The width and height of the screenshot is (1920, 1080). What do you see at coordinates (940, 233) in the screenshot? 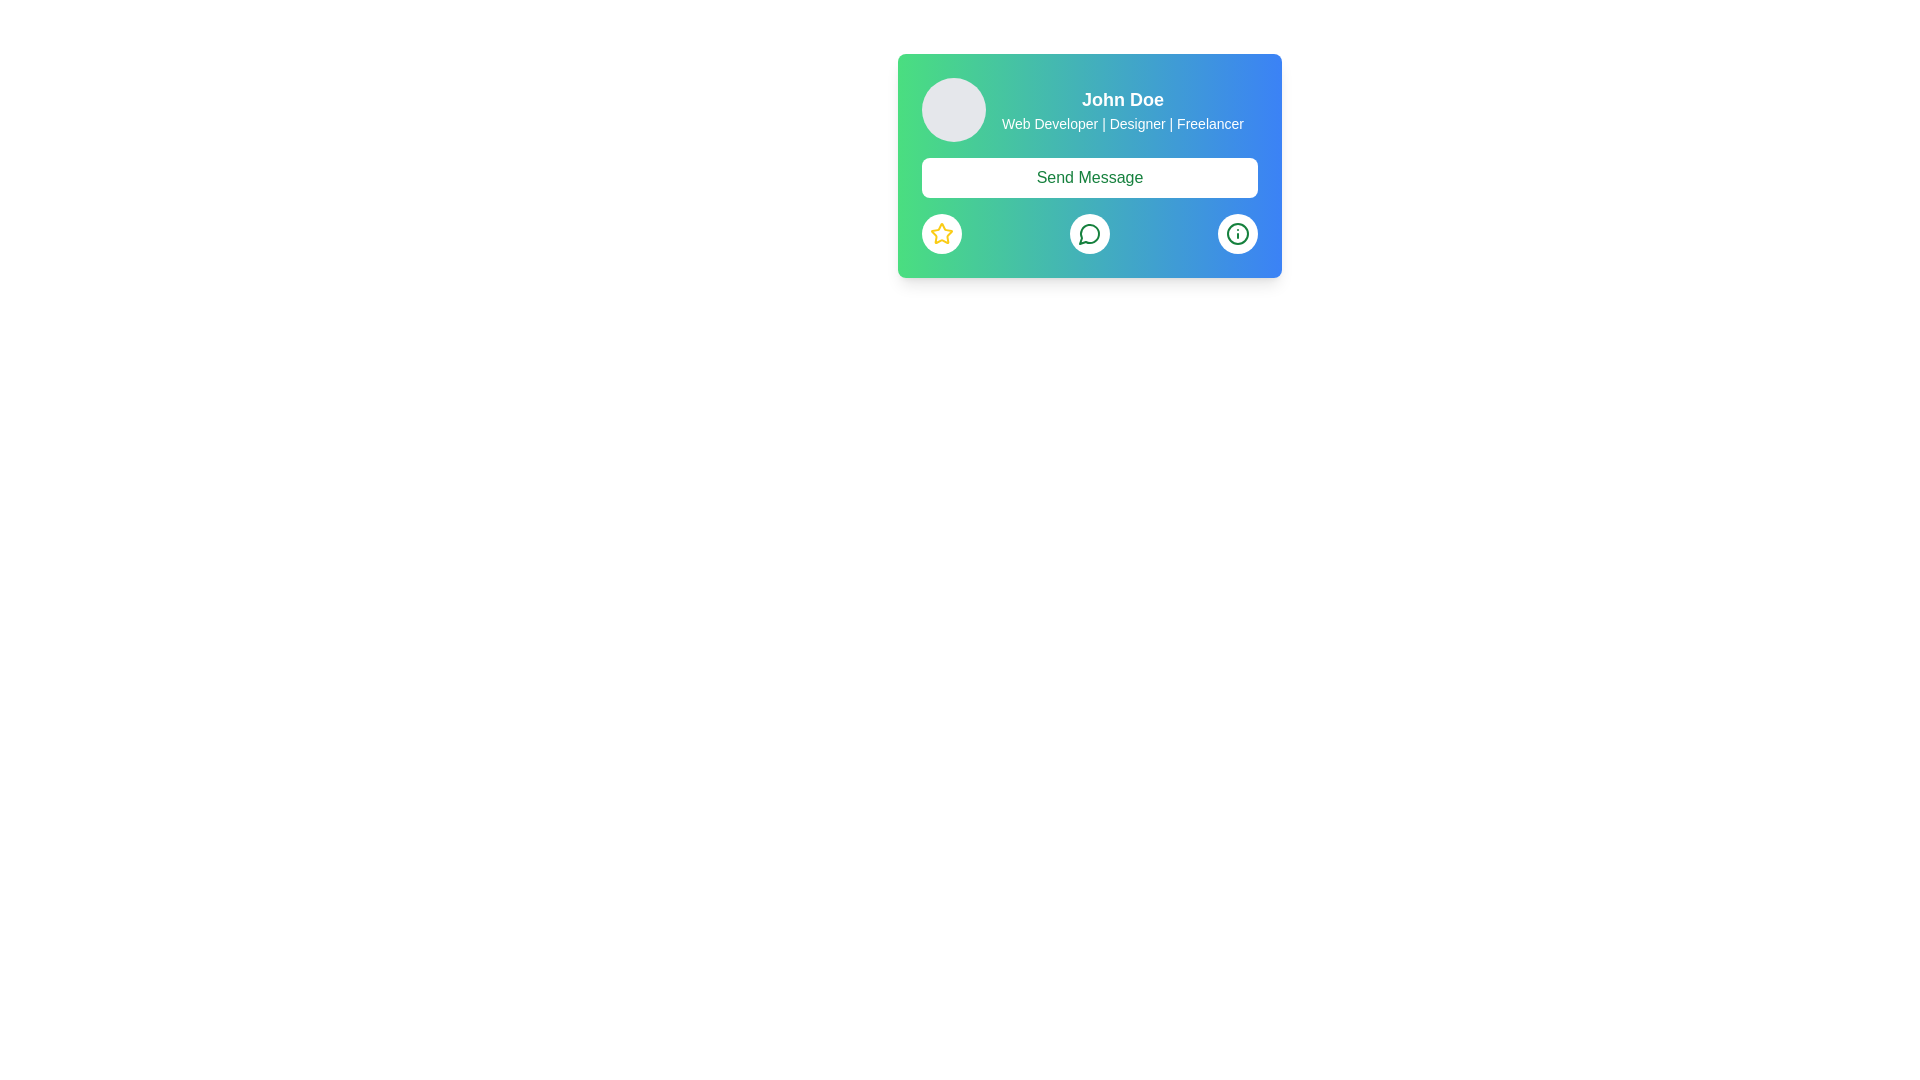
I see `the leftmost circular button used for rating or marking as favorite, which is represented by a star icon, located to the immediate left of the green chat icon button` at bounding box center [940, 233].